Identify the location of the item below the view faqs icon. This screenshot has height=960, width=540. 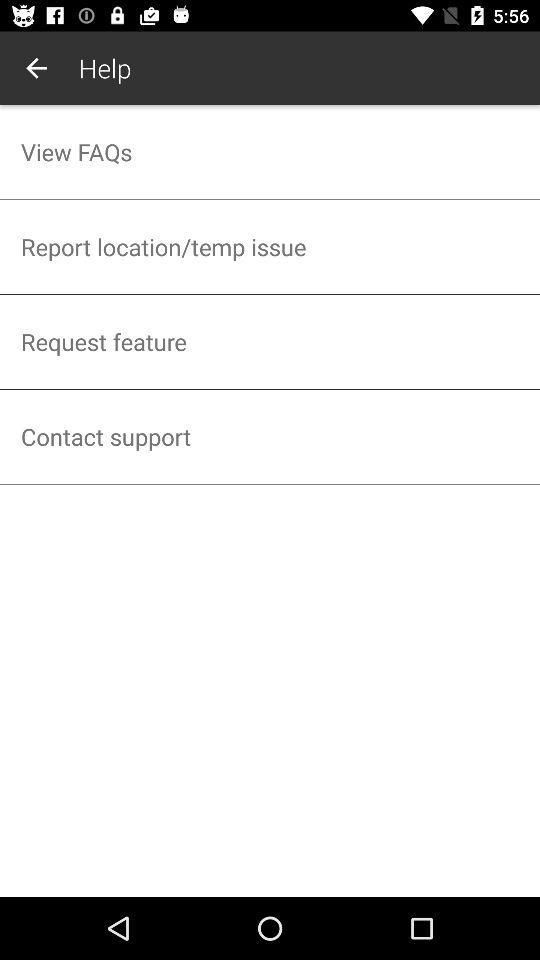
(270, 246).